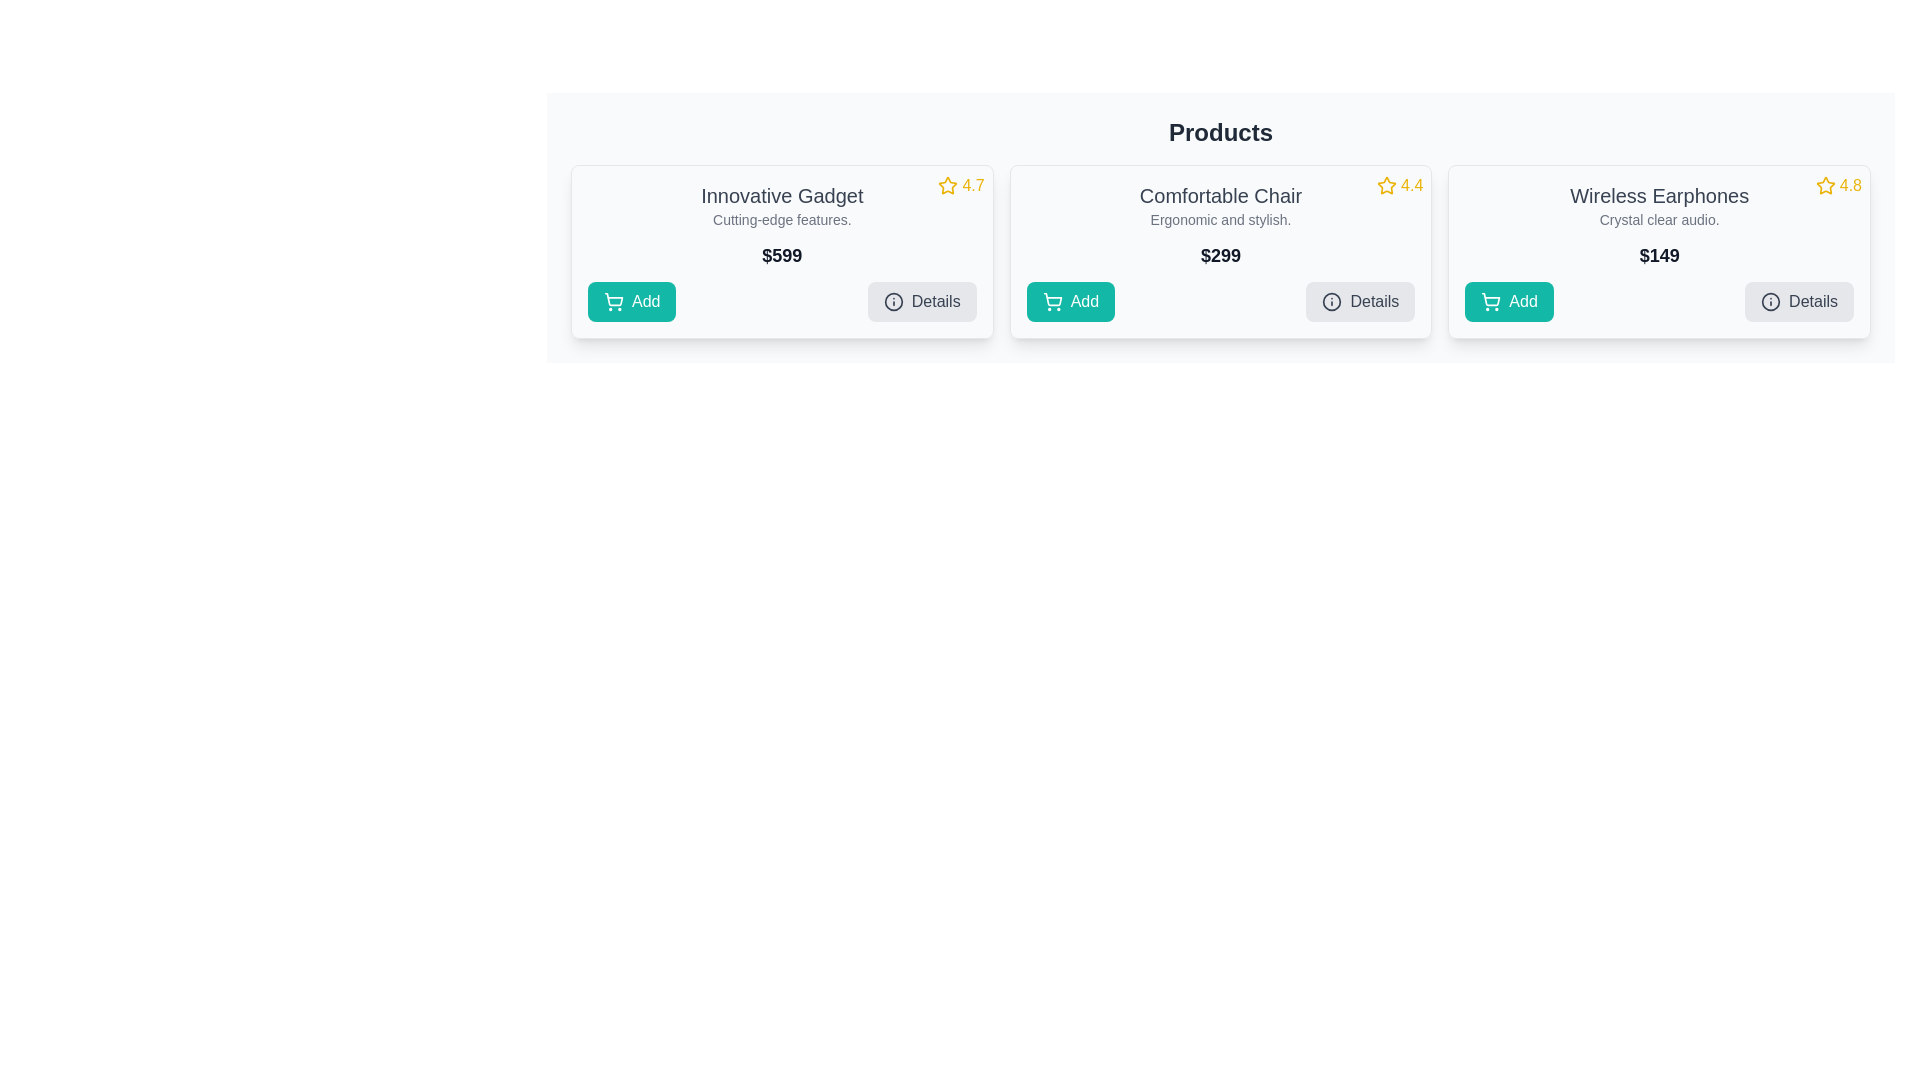  I want to click on the 'Add to cart' button located at the bottom left corner of the leftmost product card, so click(631, 301).